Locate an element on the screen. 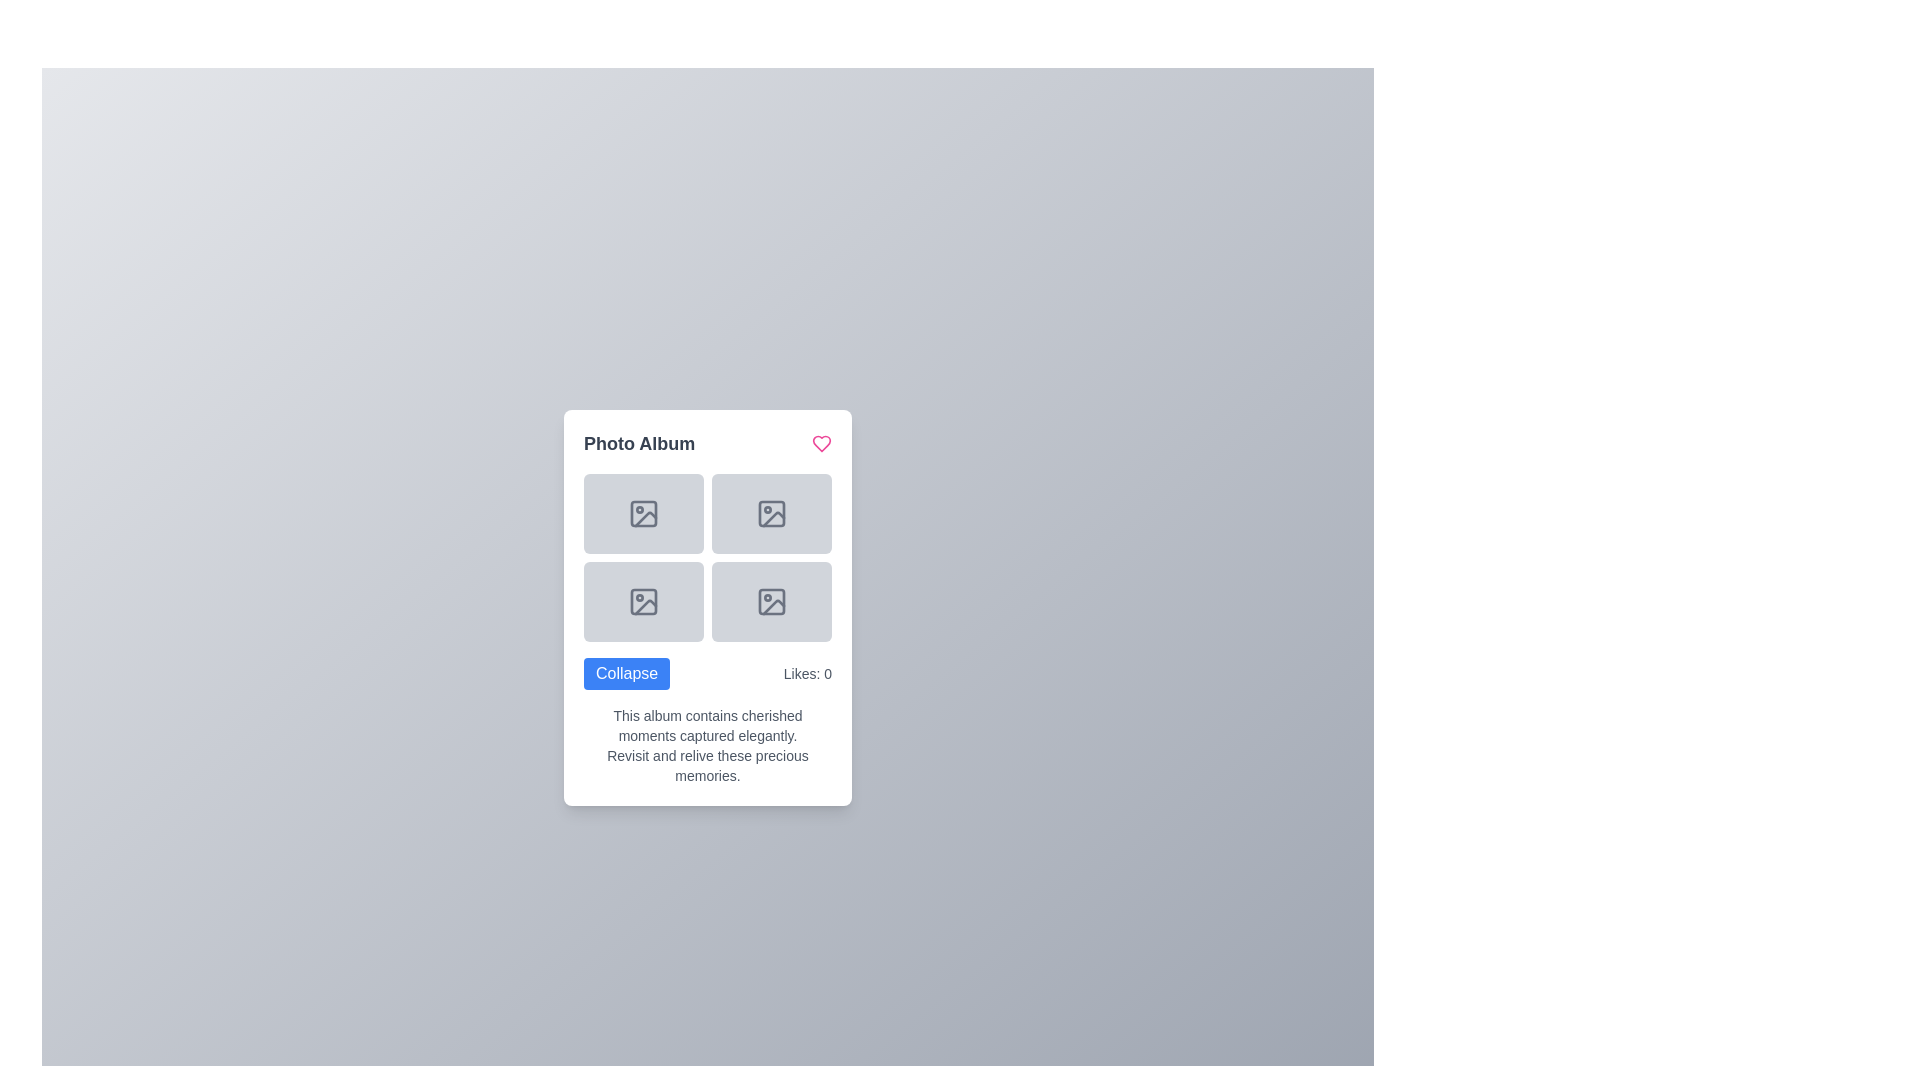 The image size is (1920, 1080). the first button in the top-left corner of the photo album grid is located at coordinates (643, 512).